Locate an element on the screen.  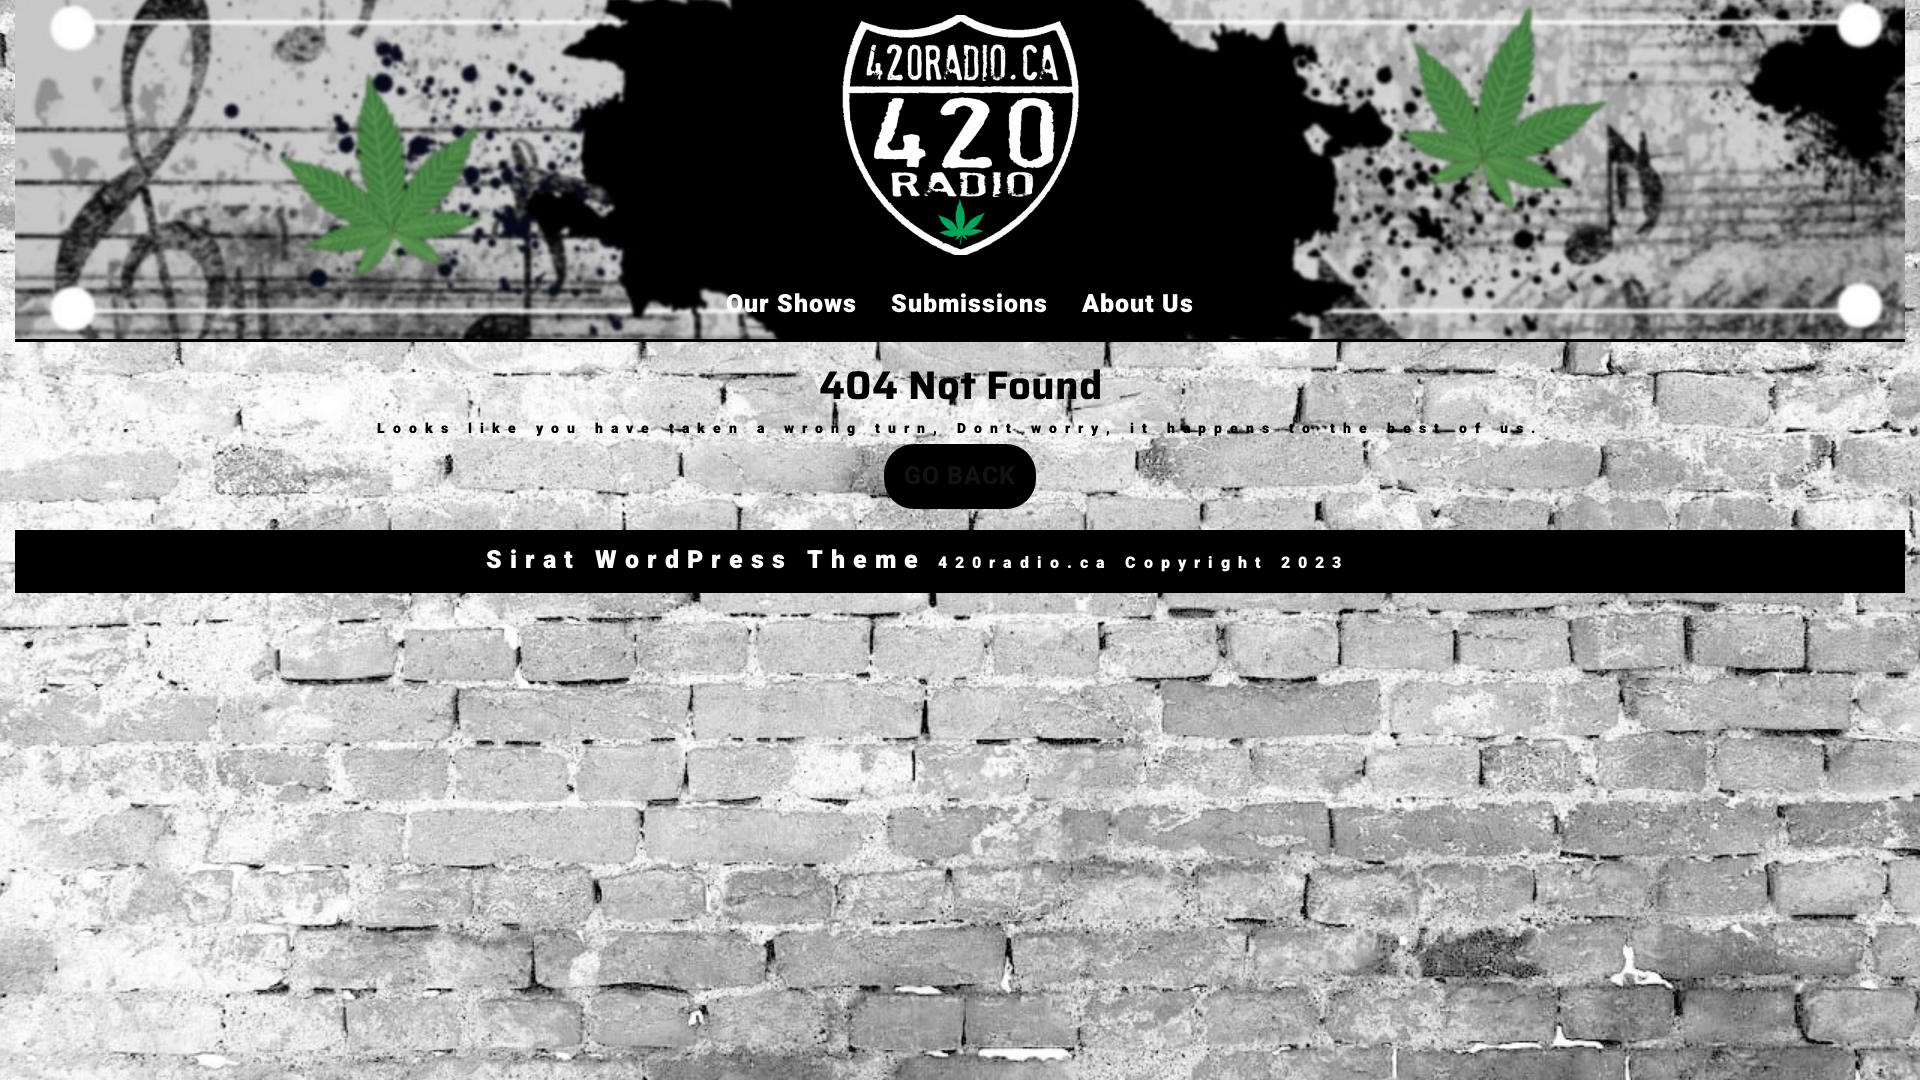
'GO BACK is located at coordinates (960, 476).